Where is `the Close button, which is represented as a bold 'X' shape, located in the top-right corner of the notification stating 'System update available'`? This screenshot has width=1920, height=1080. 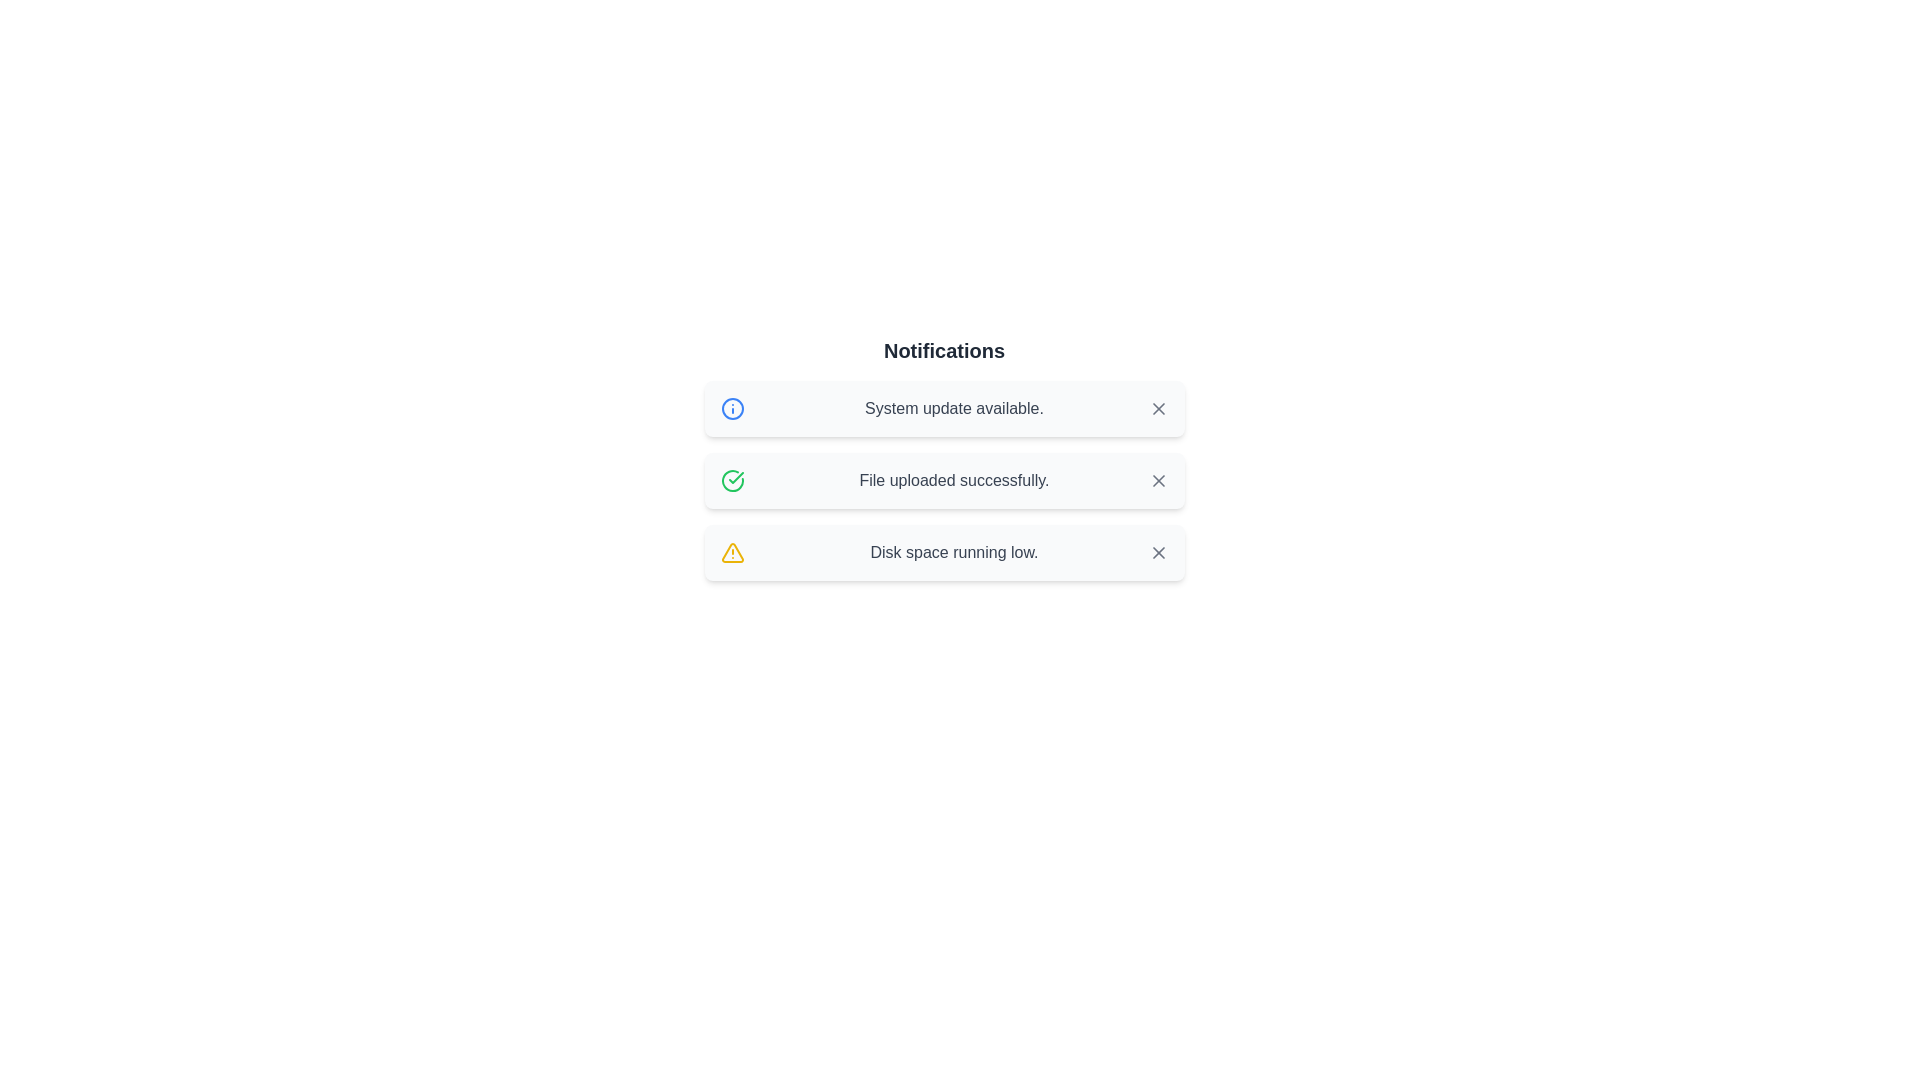 the Close button, which is represented as a bold 'X' shape, located in the top-right corner of the notification stating 'System update available' is located at coordinates (1158, 407).